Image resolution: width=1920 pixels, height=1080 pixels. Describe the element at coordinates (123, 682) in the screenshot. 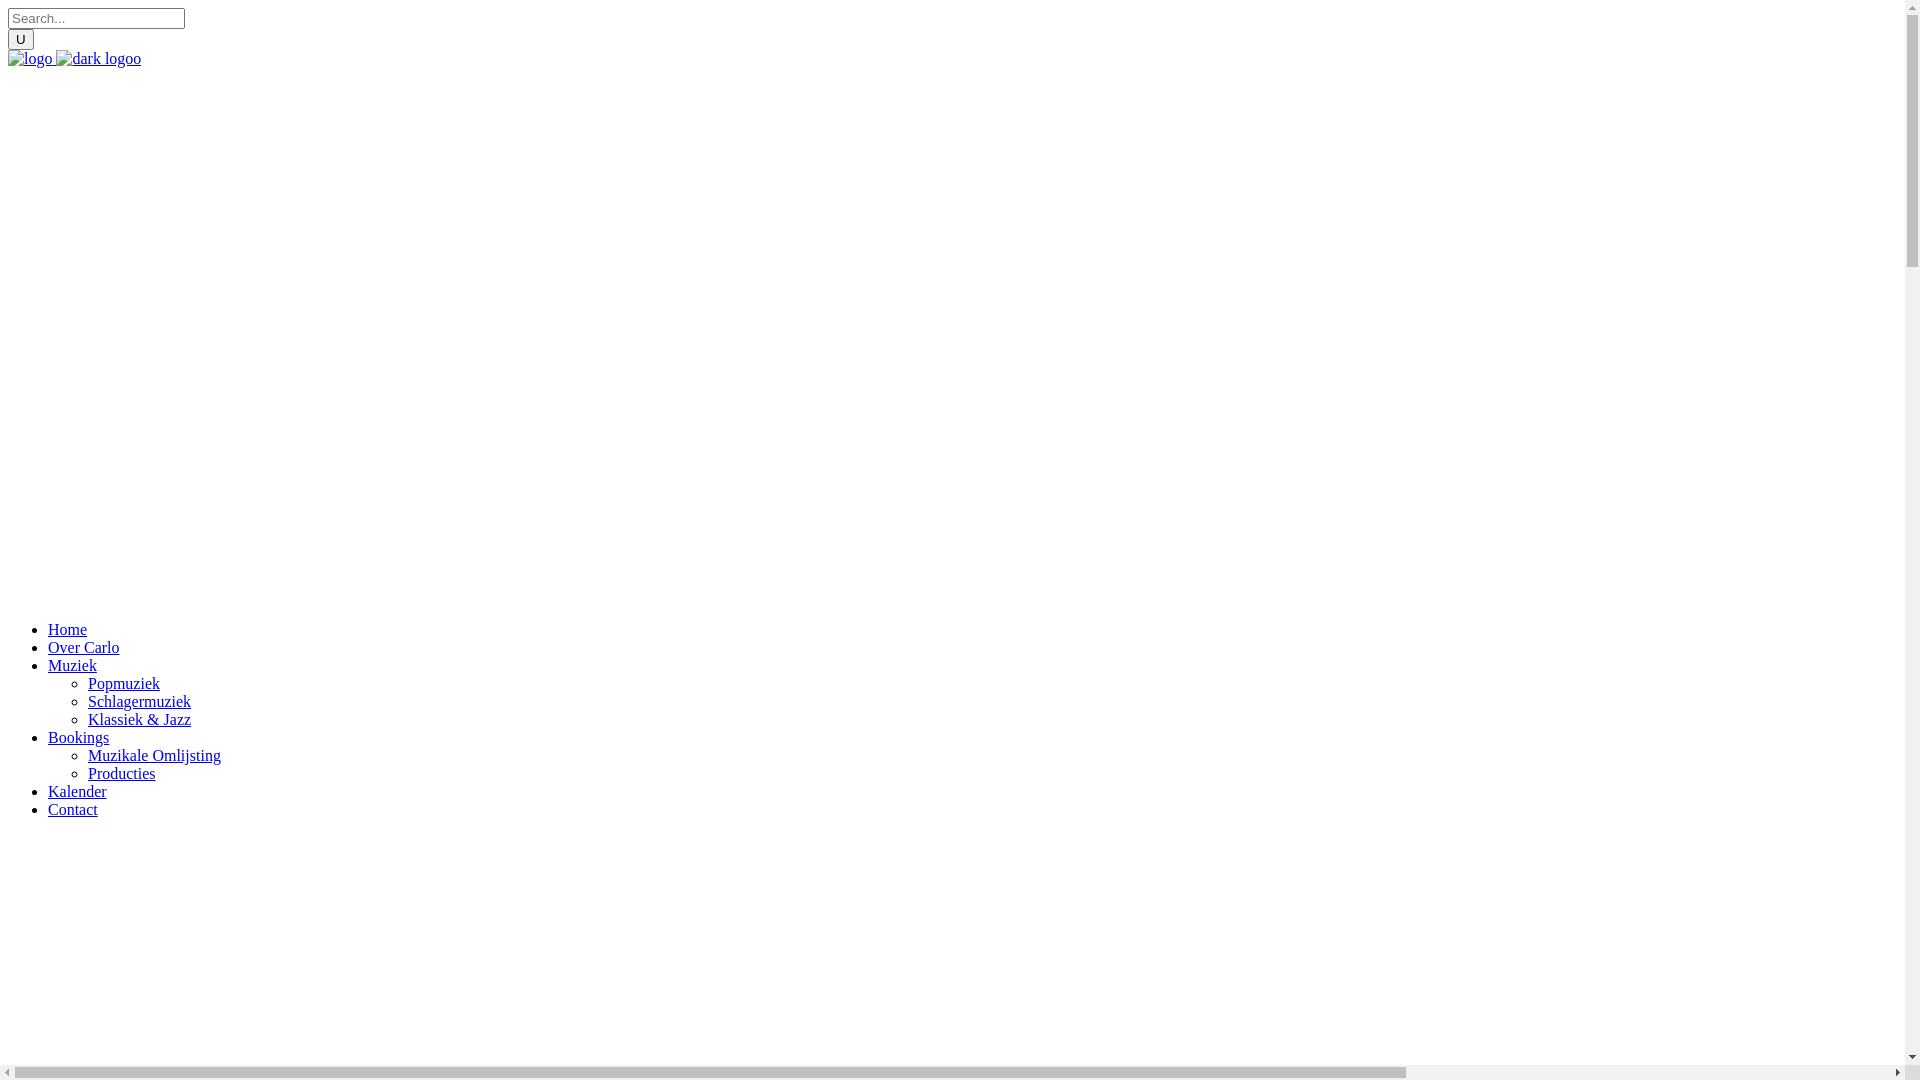

I see `'Popmuziek'` at that location.